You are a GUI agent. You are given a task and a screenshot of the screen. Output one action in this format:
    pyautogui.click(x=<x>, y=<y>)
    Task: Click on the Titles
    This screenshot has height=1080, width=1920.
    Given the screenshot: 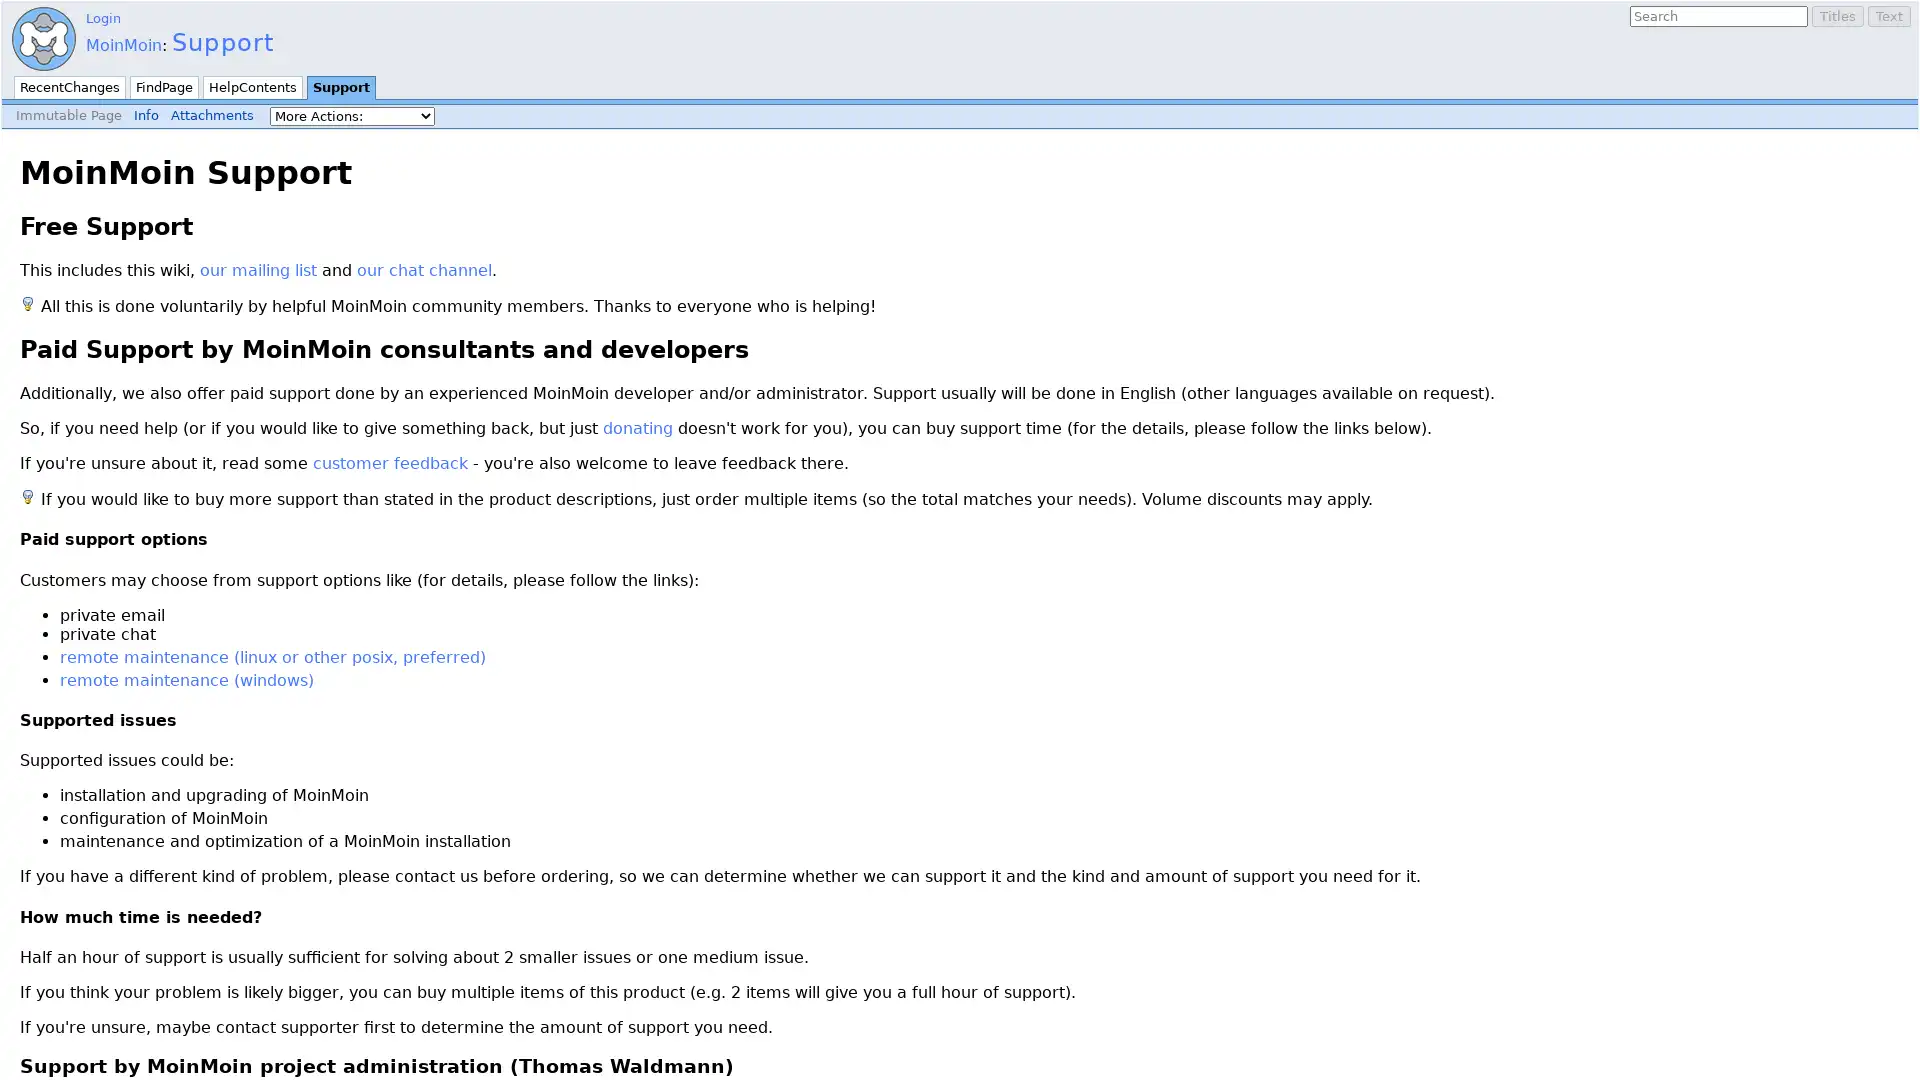 What is the action you would take?
    pyautogui.click(x=1838, y=16)
    